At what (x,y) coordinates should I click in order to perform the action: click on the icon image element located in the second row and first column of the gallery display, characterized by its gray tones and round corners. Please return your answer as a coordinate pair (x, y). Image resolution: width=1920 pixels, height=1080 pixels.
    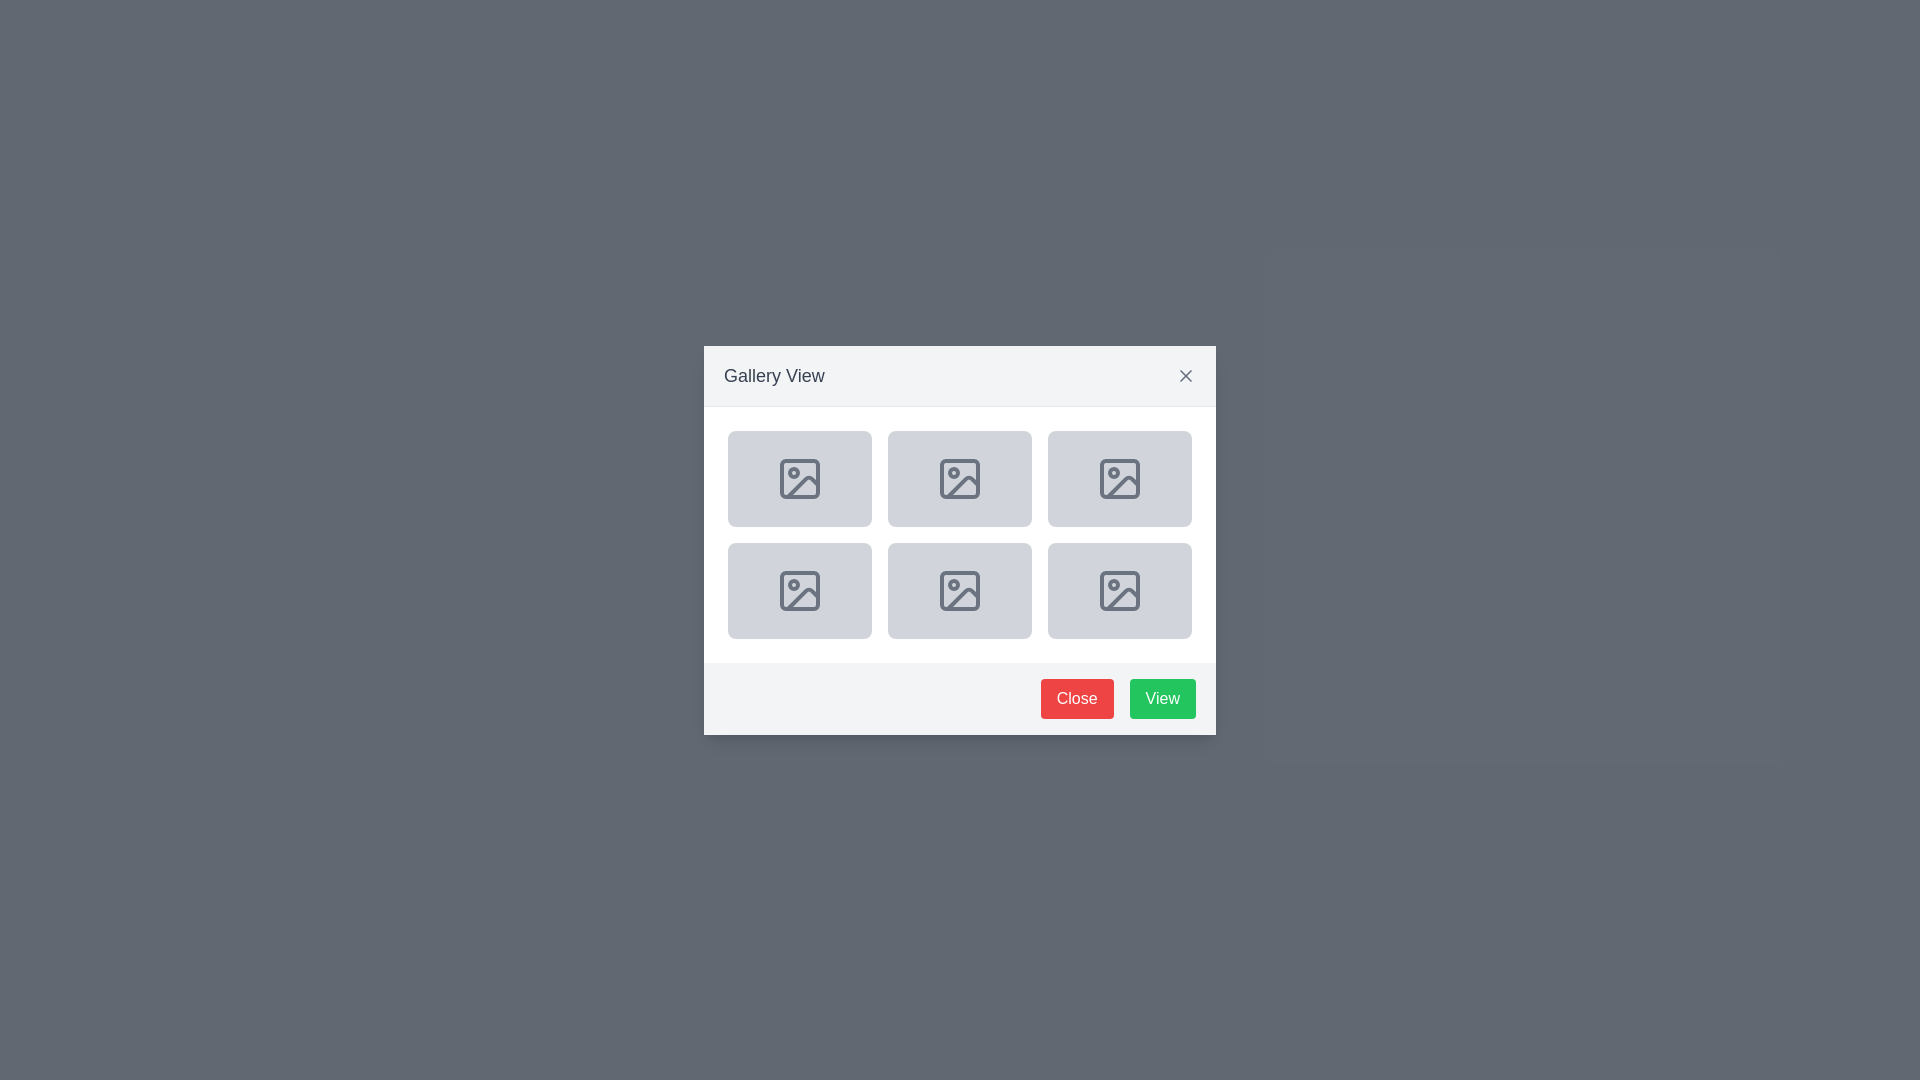
    Looking at the image, I should click on (800, 589).